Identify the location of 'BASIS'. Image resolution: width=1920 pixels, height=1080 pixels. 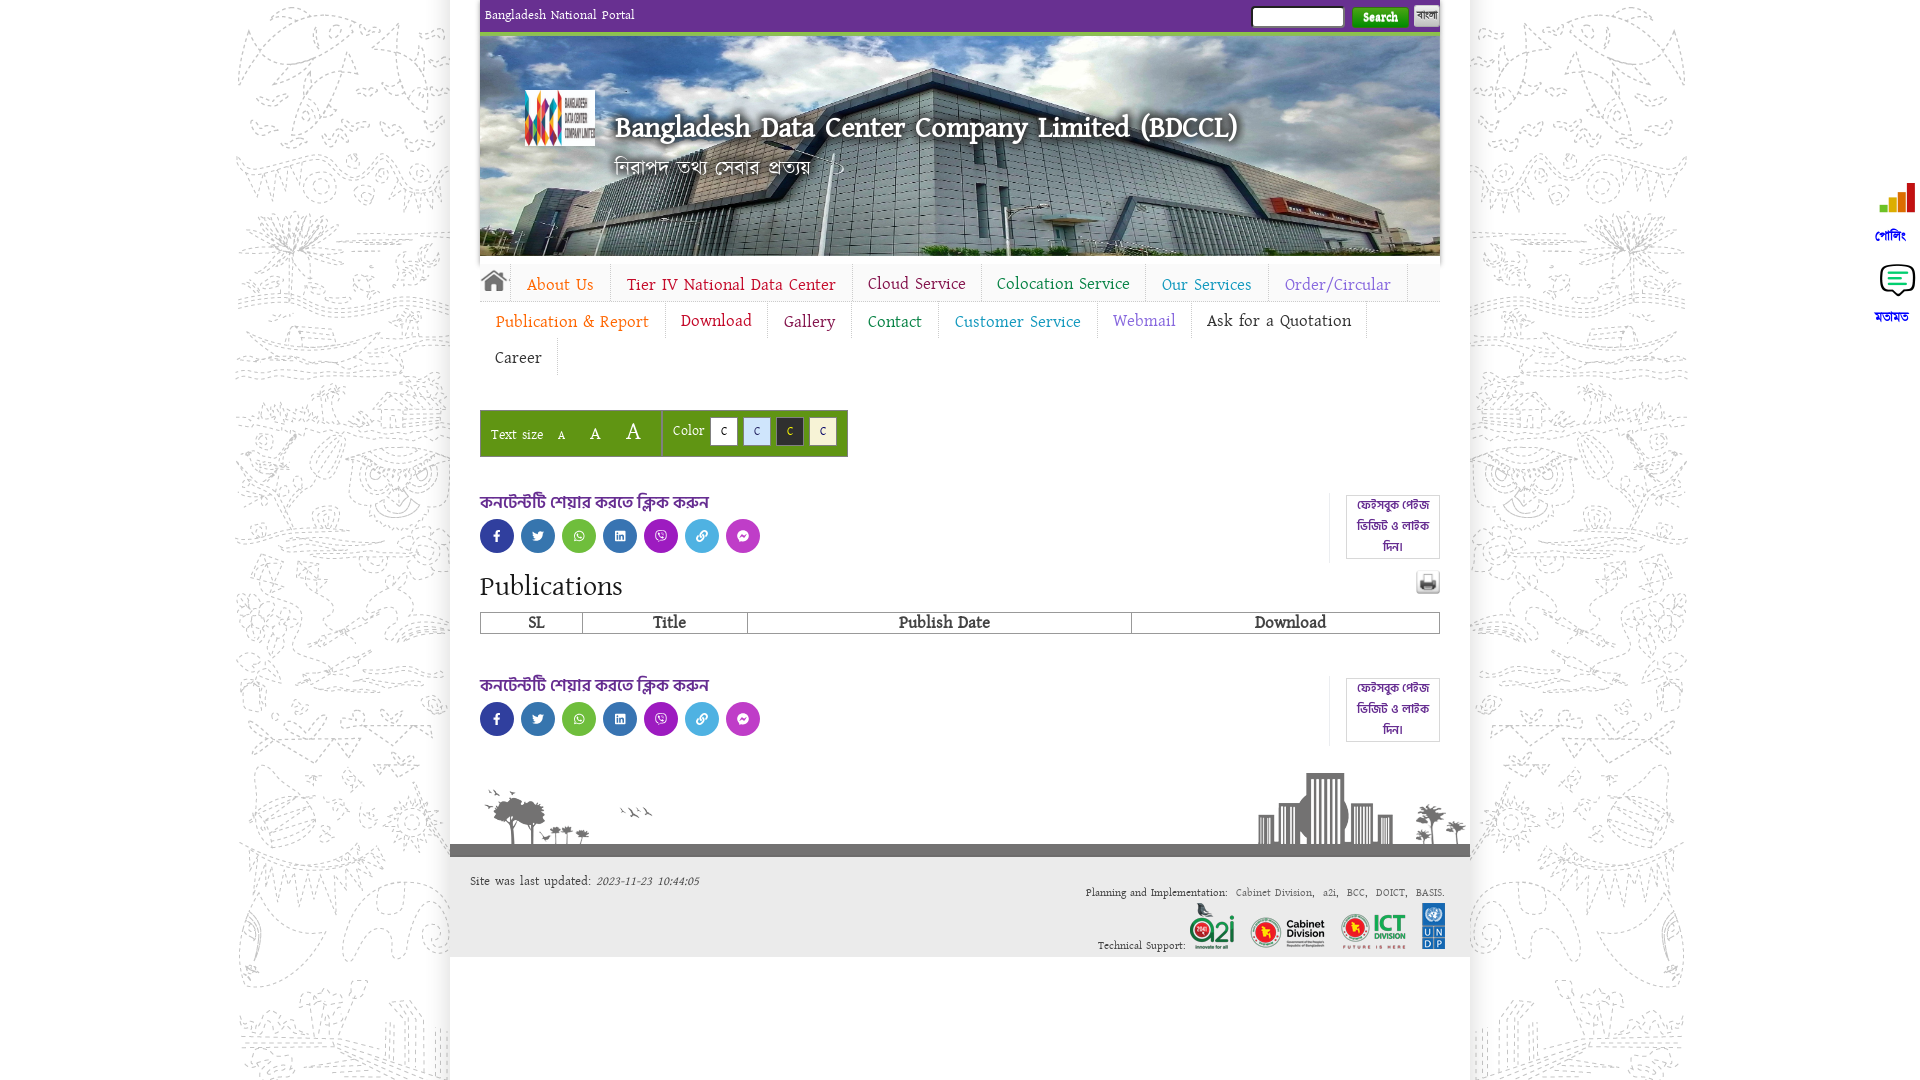
(1415, 891).